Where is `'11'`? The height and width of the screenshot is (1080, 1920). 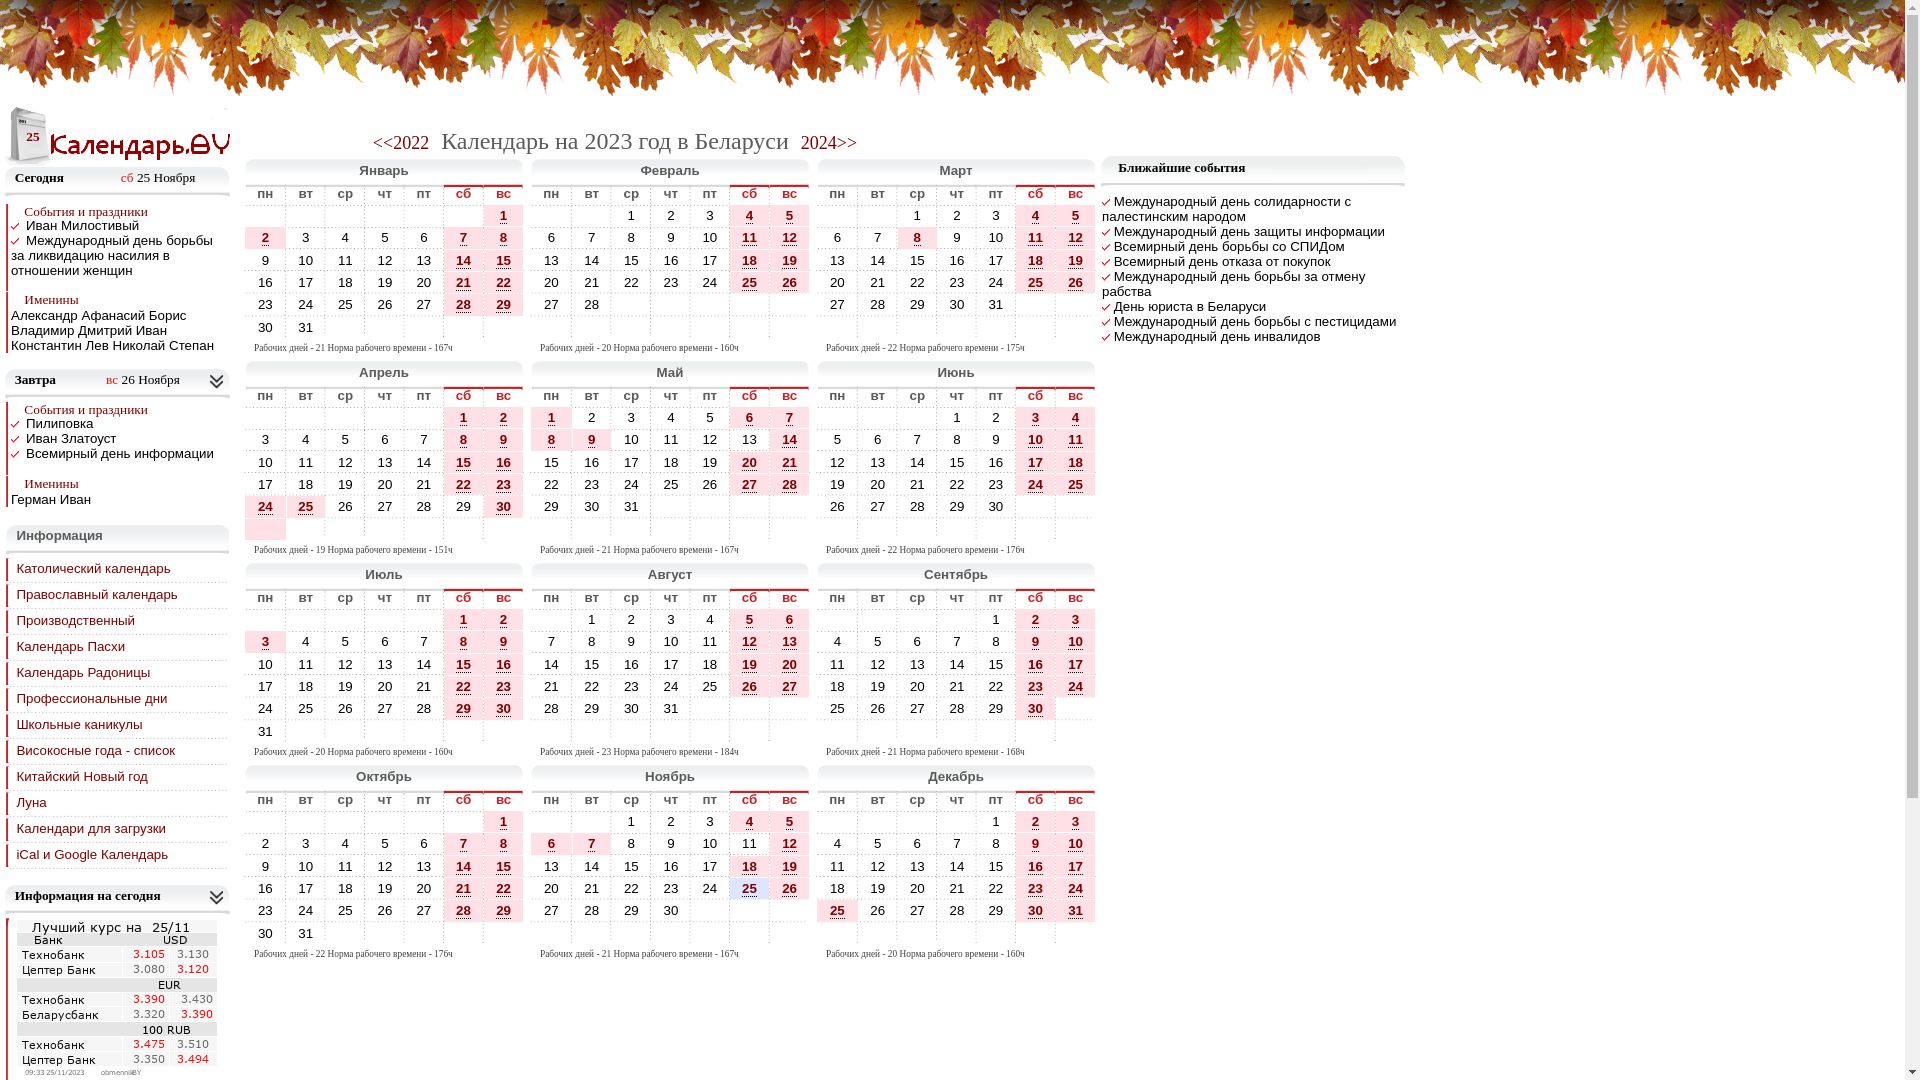
'11' is located at coordinates (1027, 237).